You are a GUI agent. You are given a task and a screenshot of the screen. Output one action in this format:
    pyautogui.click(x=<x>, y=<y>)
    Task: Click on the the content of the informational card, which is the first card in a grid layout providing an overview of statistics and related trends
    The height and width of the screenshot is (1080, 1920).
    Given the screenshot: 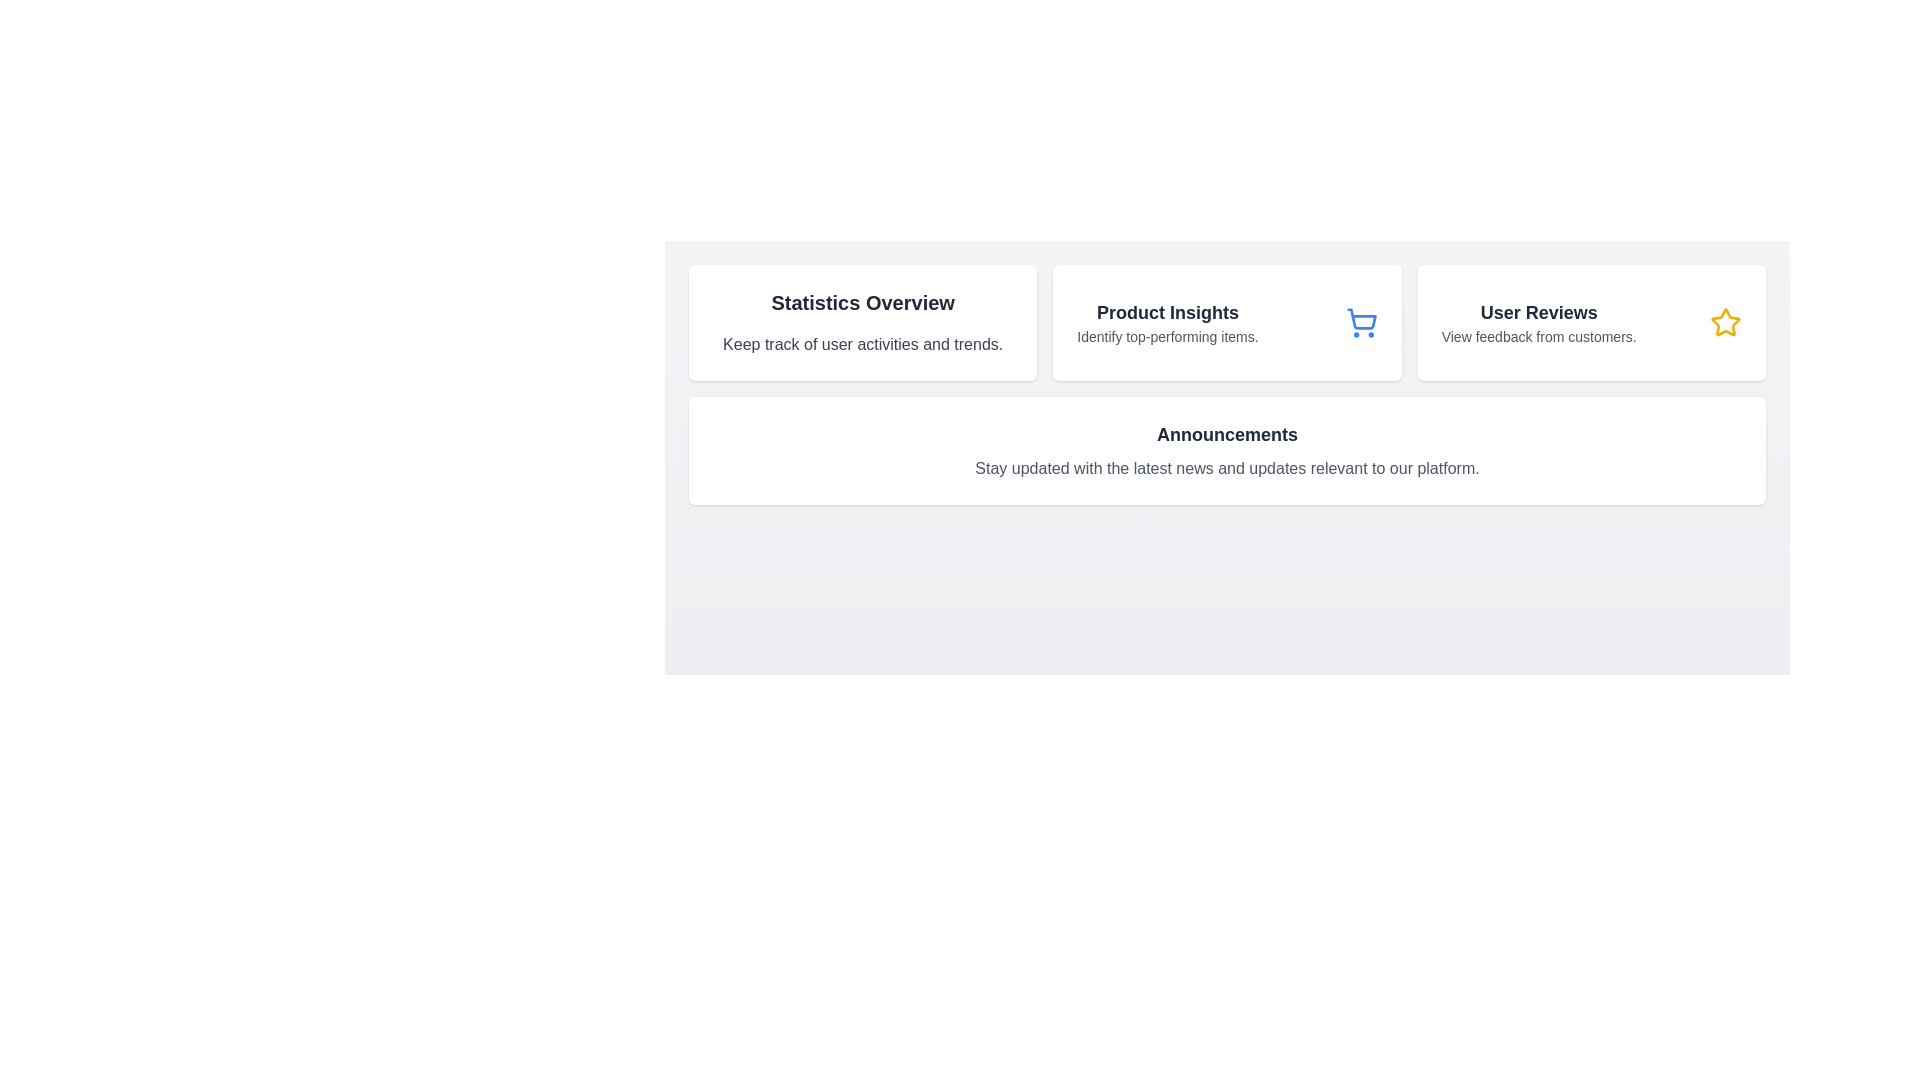 What is the action you would take?
    pyautogui.click(x=863, y=322)
    